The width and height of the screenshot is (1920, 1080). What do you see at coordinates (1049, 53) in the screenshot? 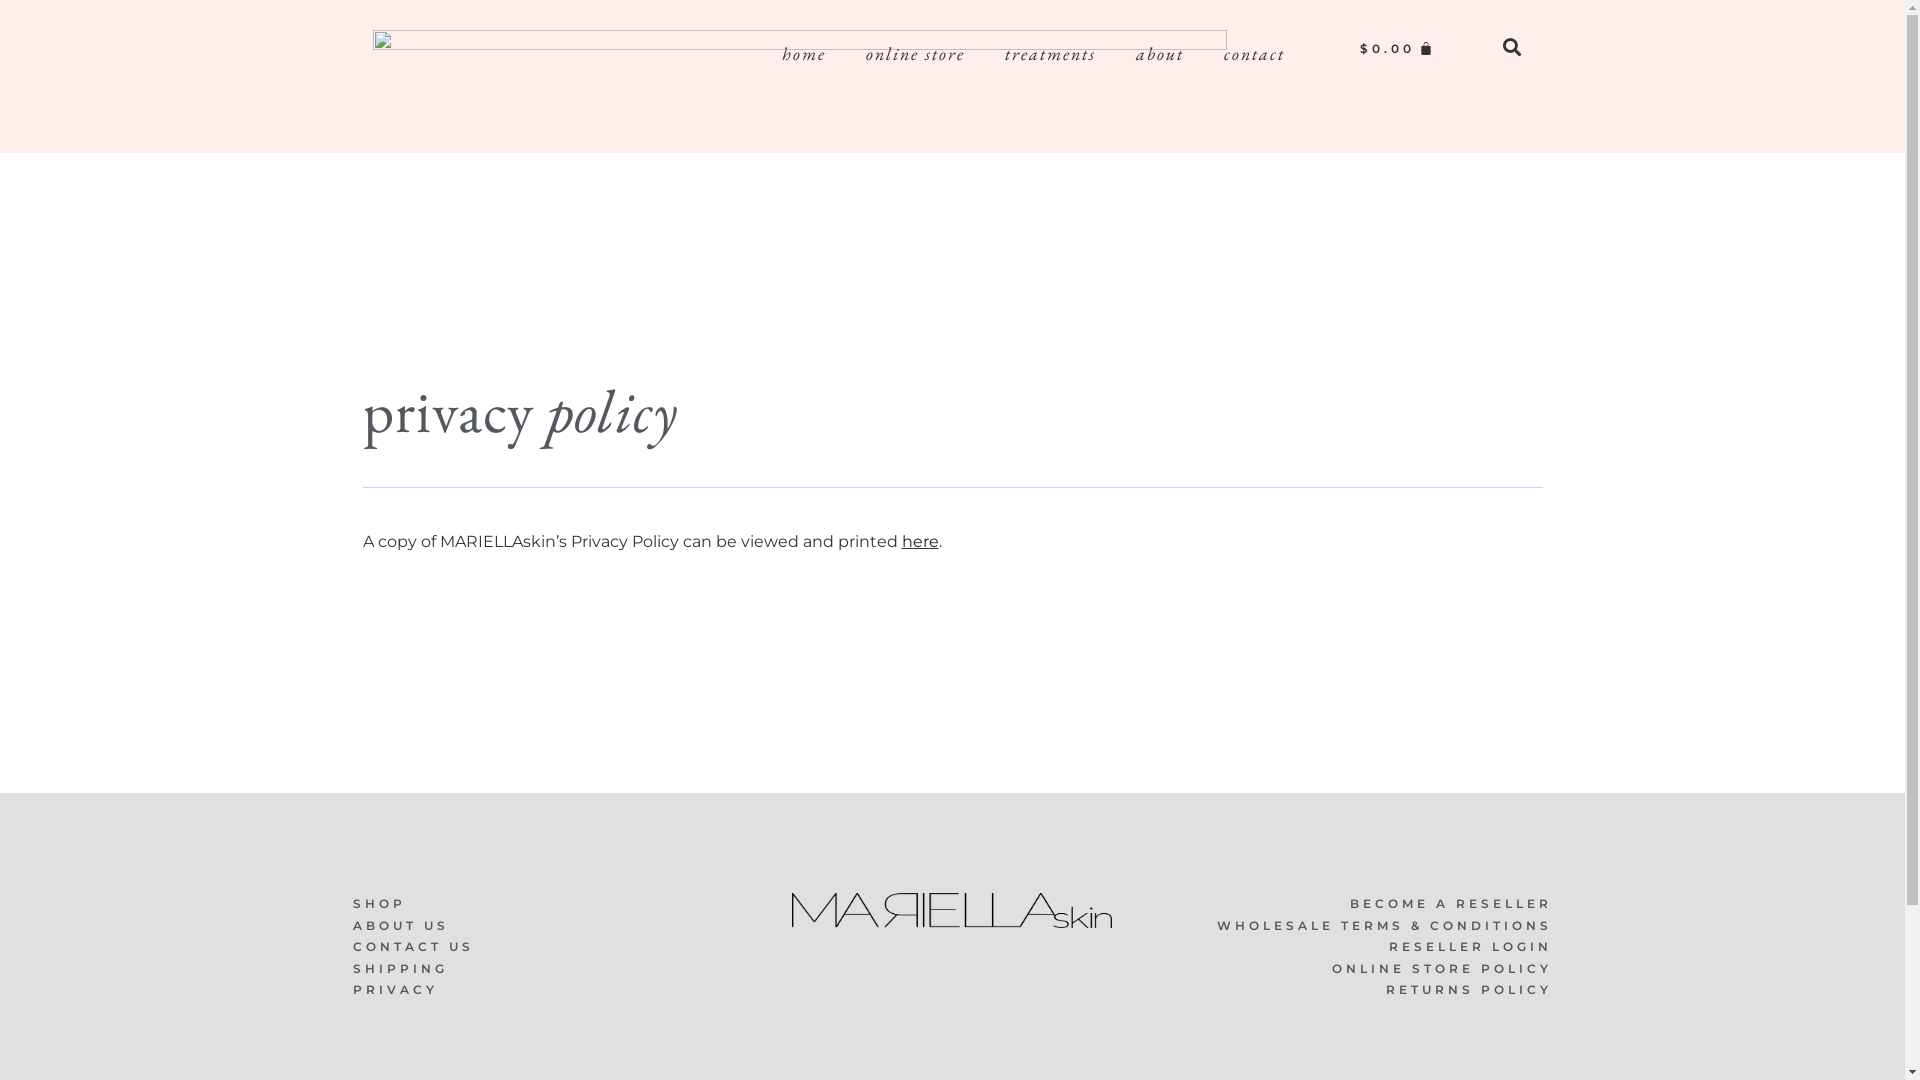
I see `'treatments'` at bounding box center [1049, 53].